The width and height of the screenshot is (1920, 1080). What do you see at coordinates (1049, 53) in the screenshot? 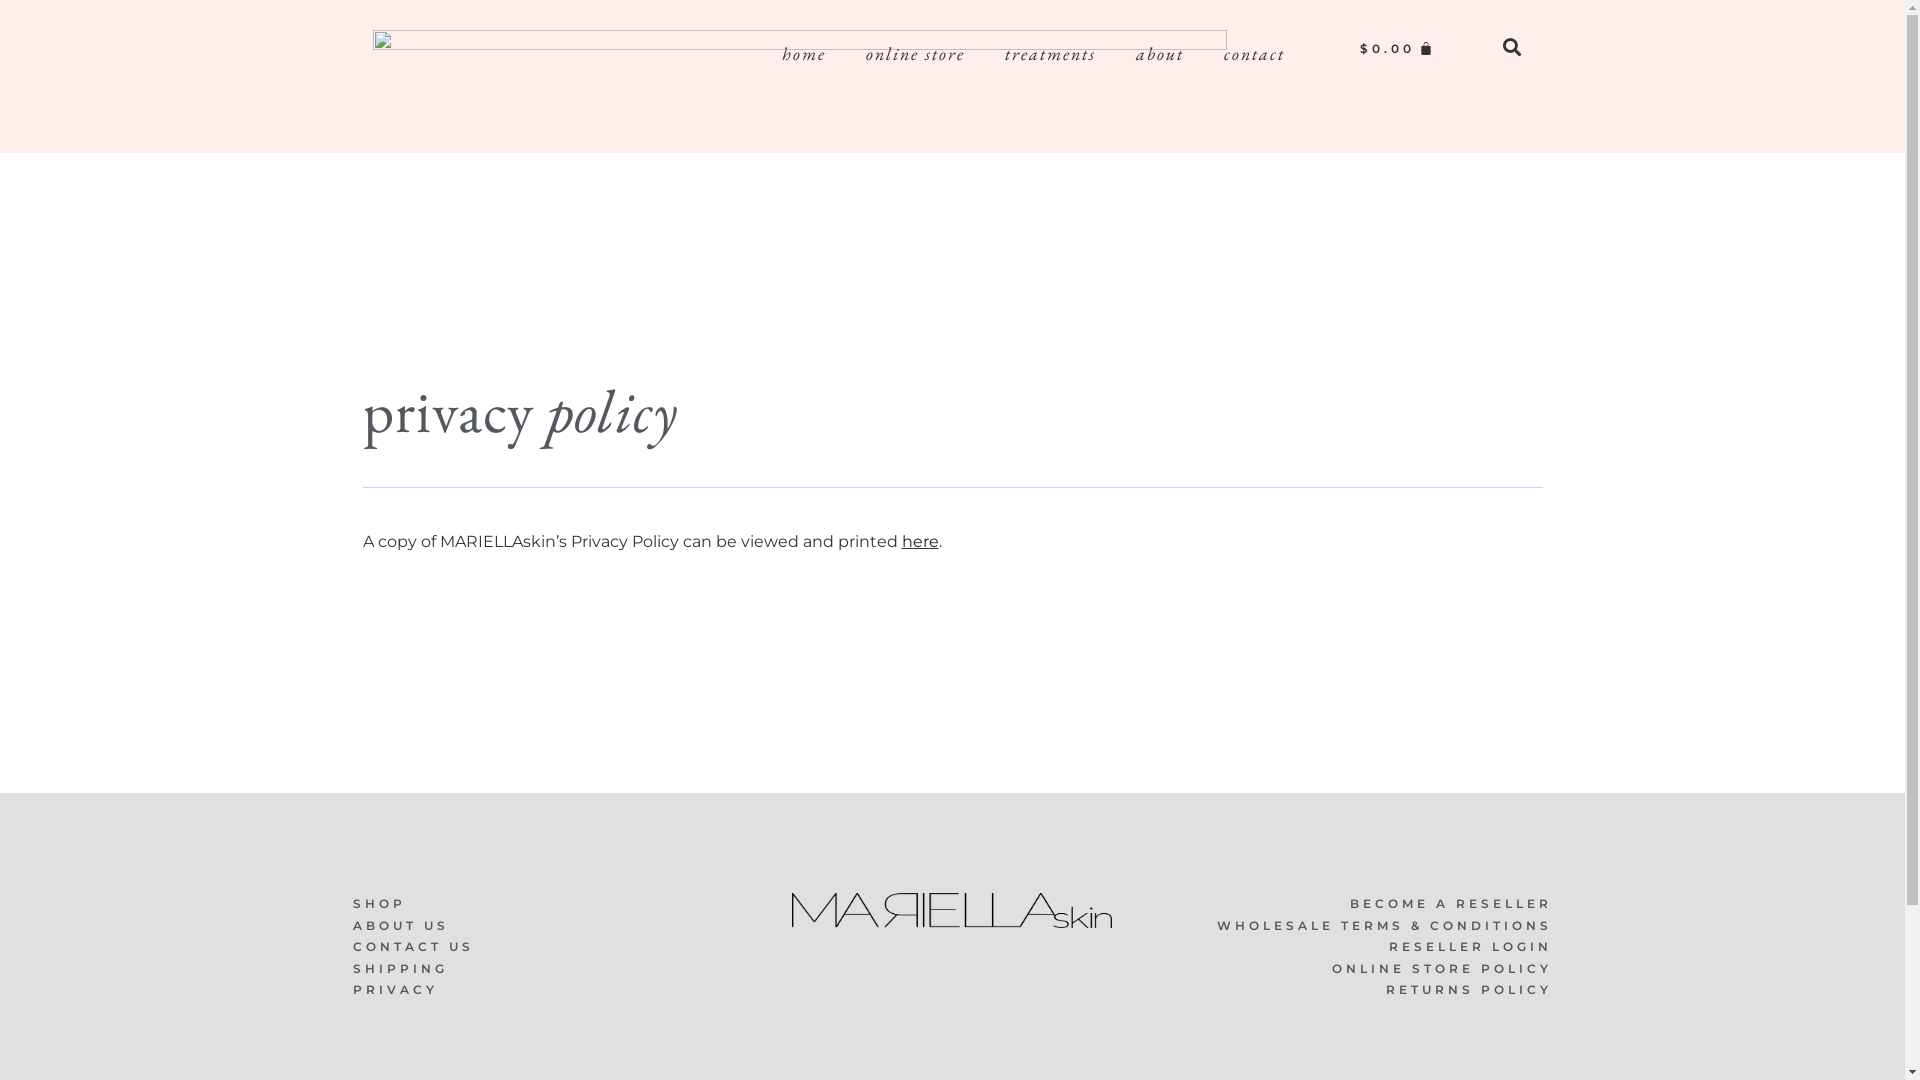
I see `'treatments'` at bounding box center [1049, 53].